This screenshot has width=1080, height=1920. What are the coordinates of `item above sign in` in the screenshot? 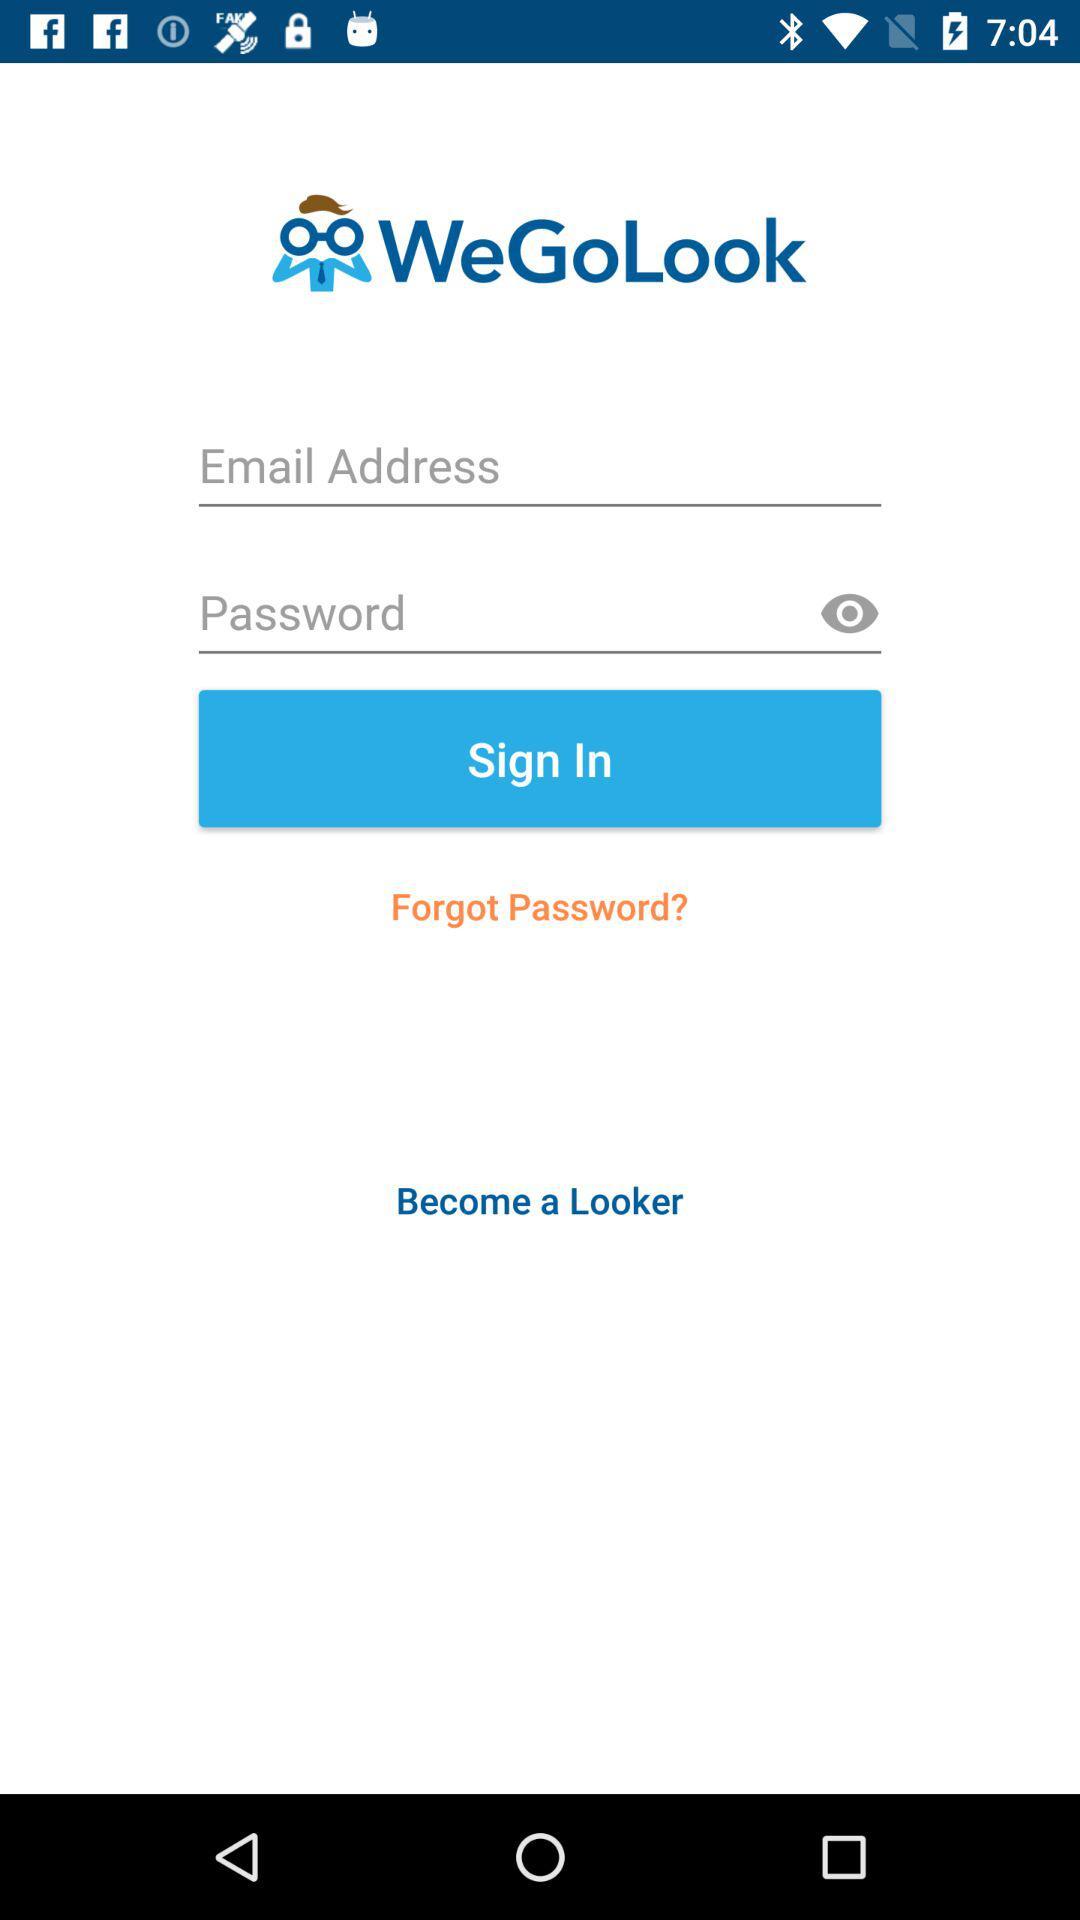 It's located at (849, 613).